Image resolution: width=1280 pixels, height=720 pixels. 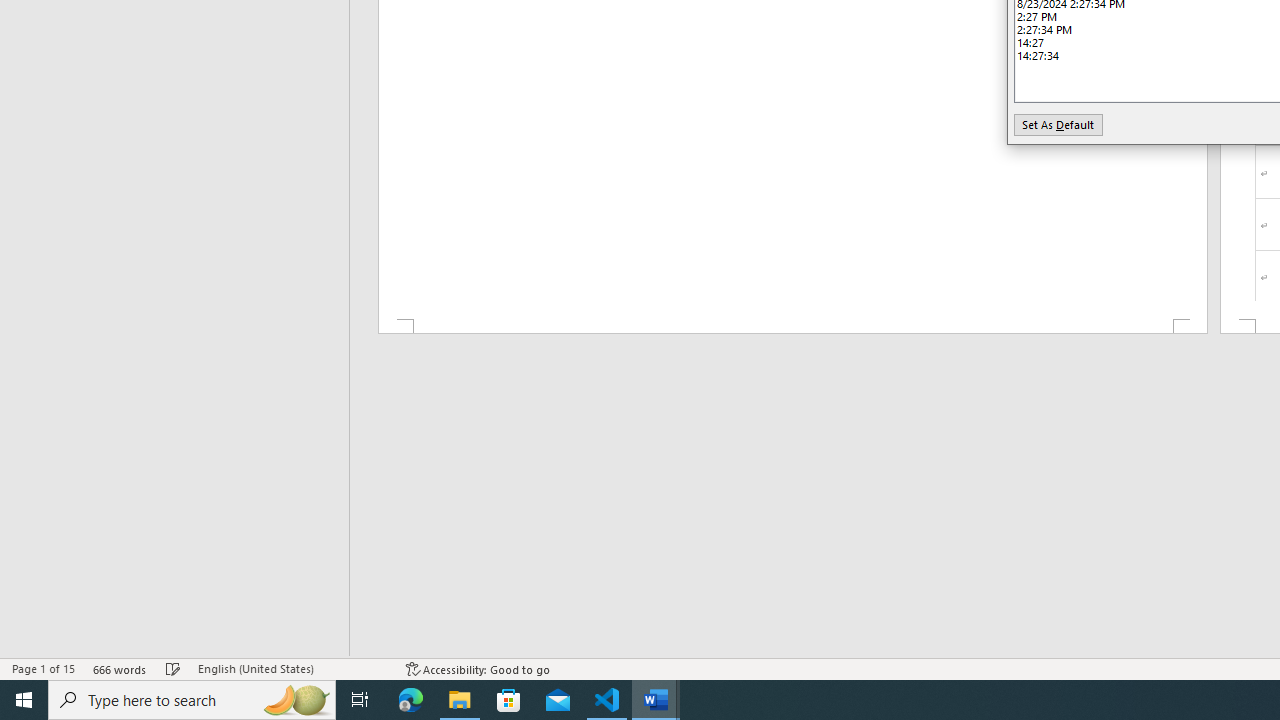 What do you see at coordinates (294, 698) in the screenshot?
I see `'Search highlights icon opens search home window'` at bounding box center [294, 698].